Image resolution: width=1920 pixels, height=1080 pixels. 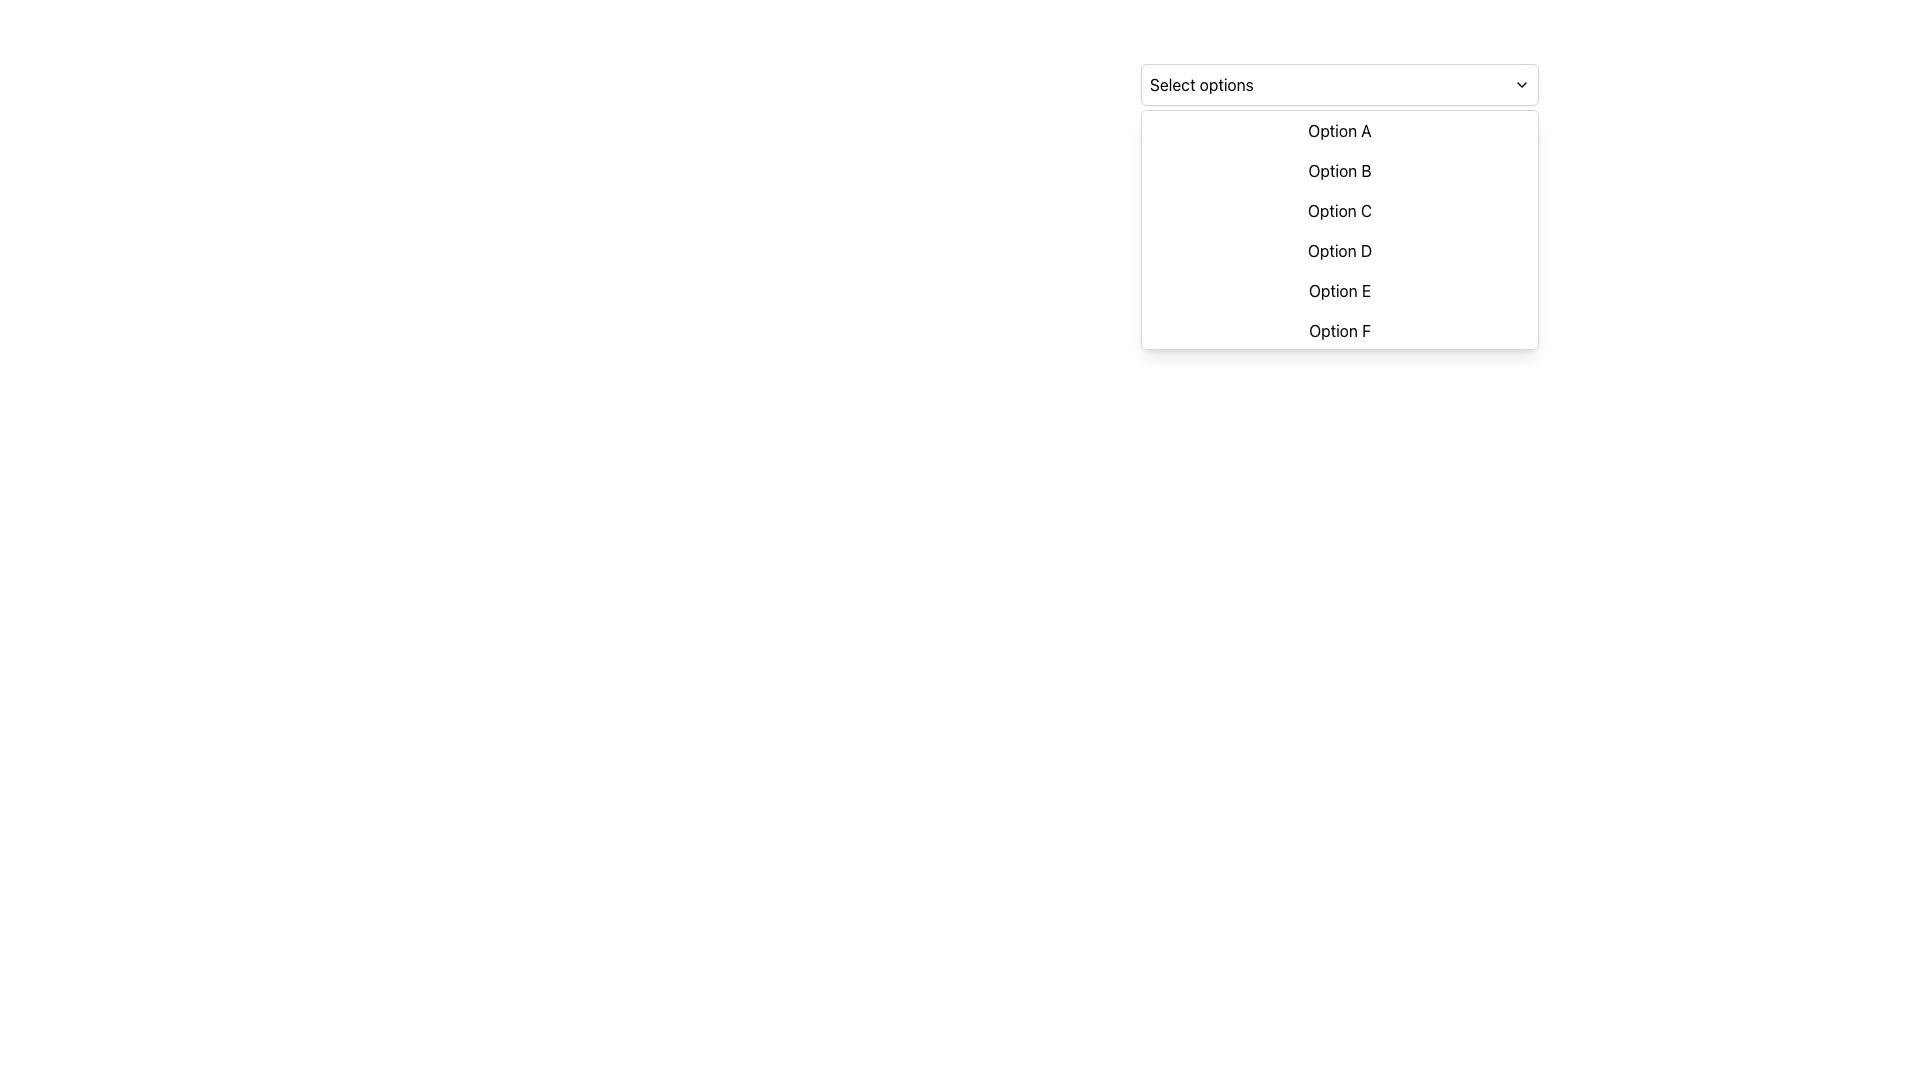 What do you see at coordinates (1200, 83) in the screenshot?
I see `the 'Select options' text element within the dropdown menu to highlight the text` at bounding box center [1200, 83].